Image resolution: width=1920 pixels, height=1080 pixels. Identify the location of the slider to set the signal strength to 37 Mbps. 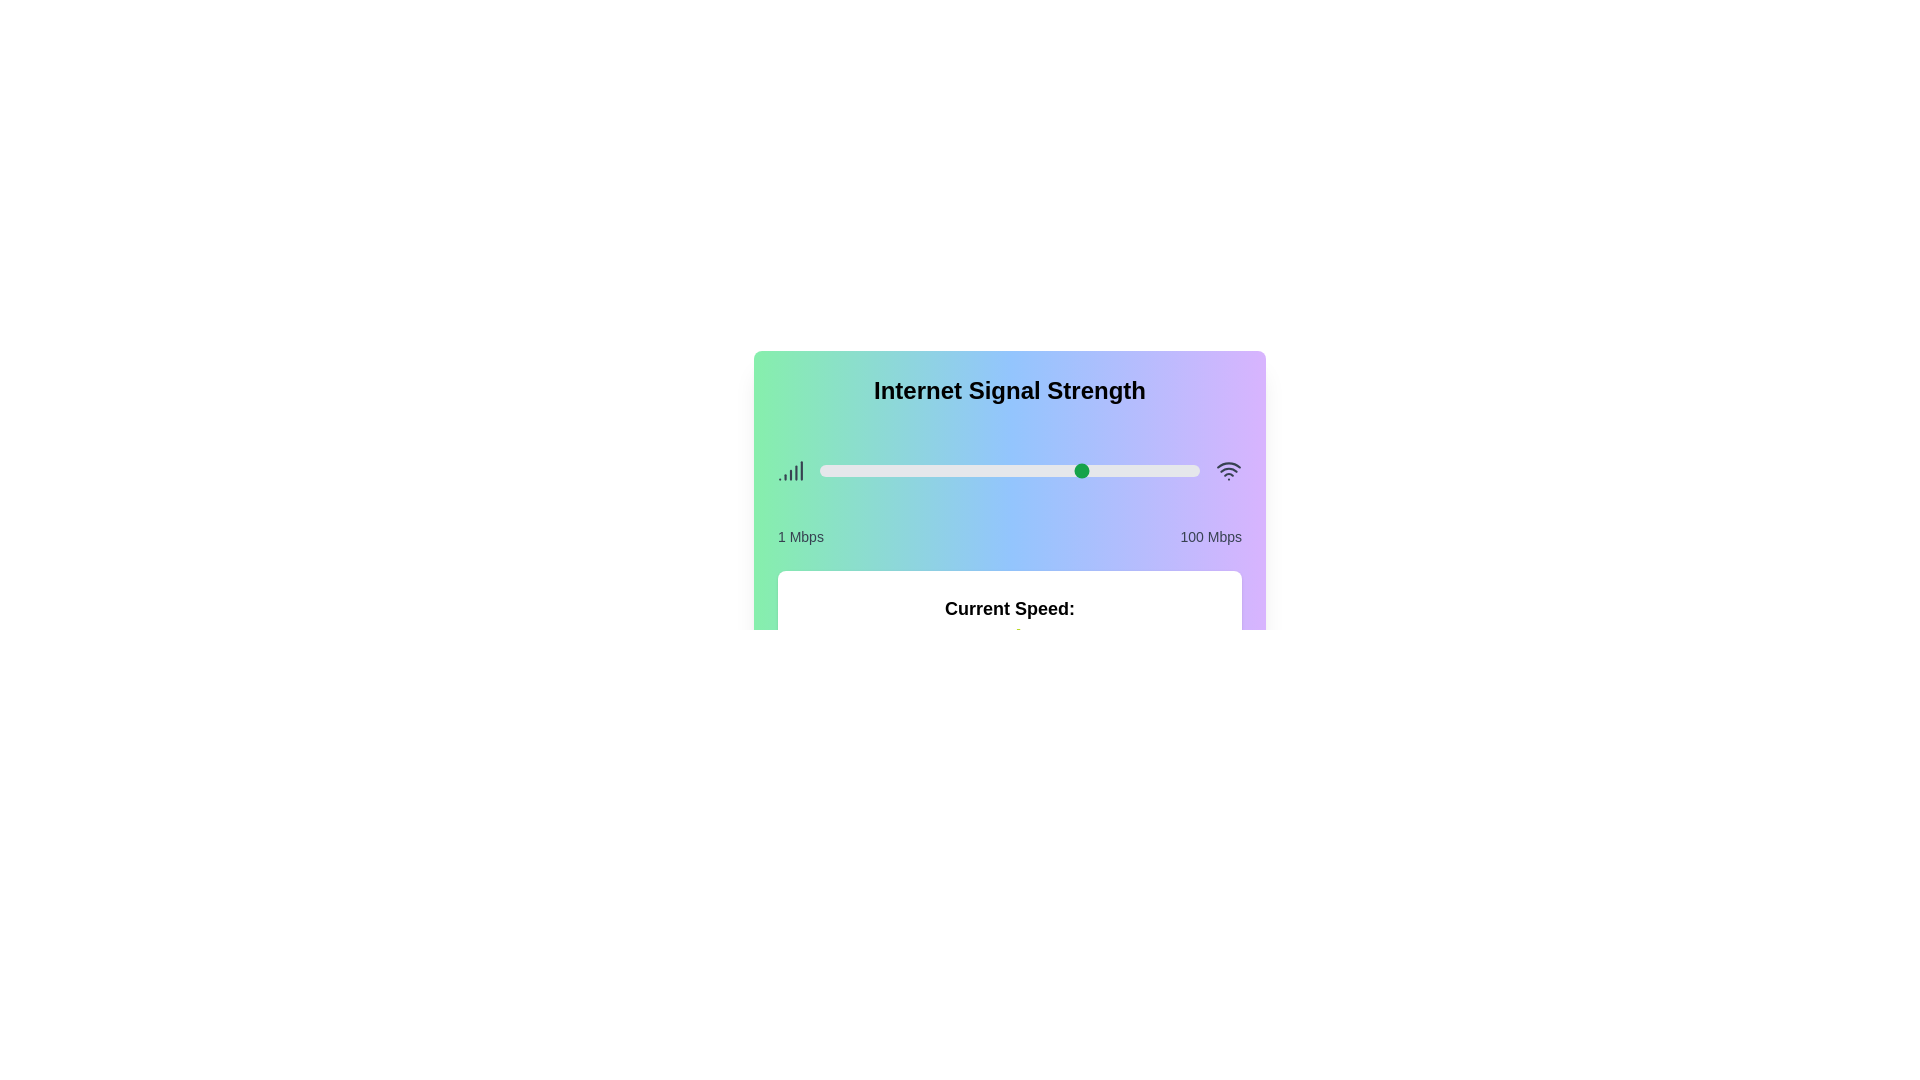
(957, 470).